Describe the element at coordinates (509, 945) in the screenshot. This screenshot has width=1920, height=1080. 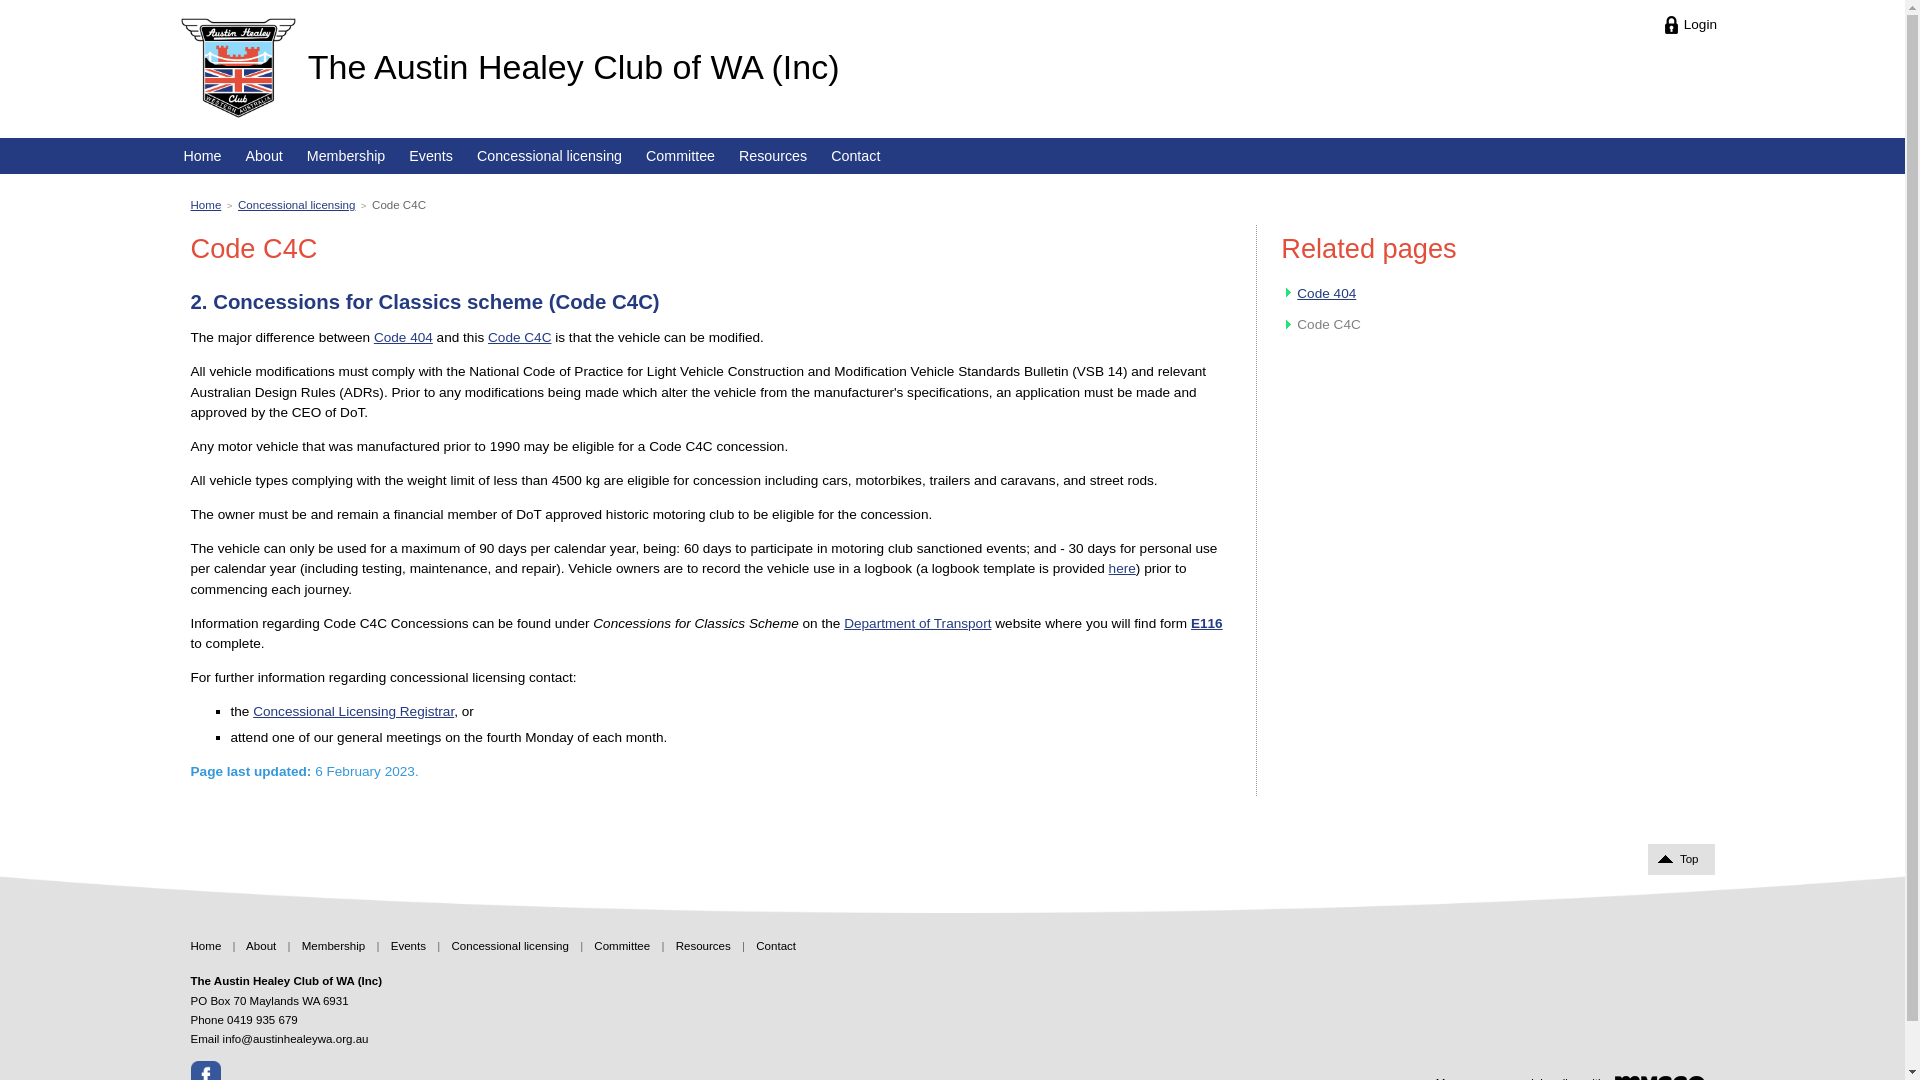
I see `'Concessional licensing'` at that location.